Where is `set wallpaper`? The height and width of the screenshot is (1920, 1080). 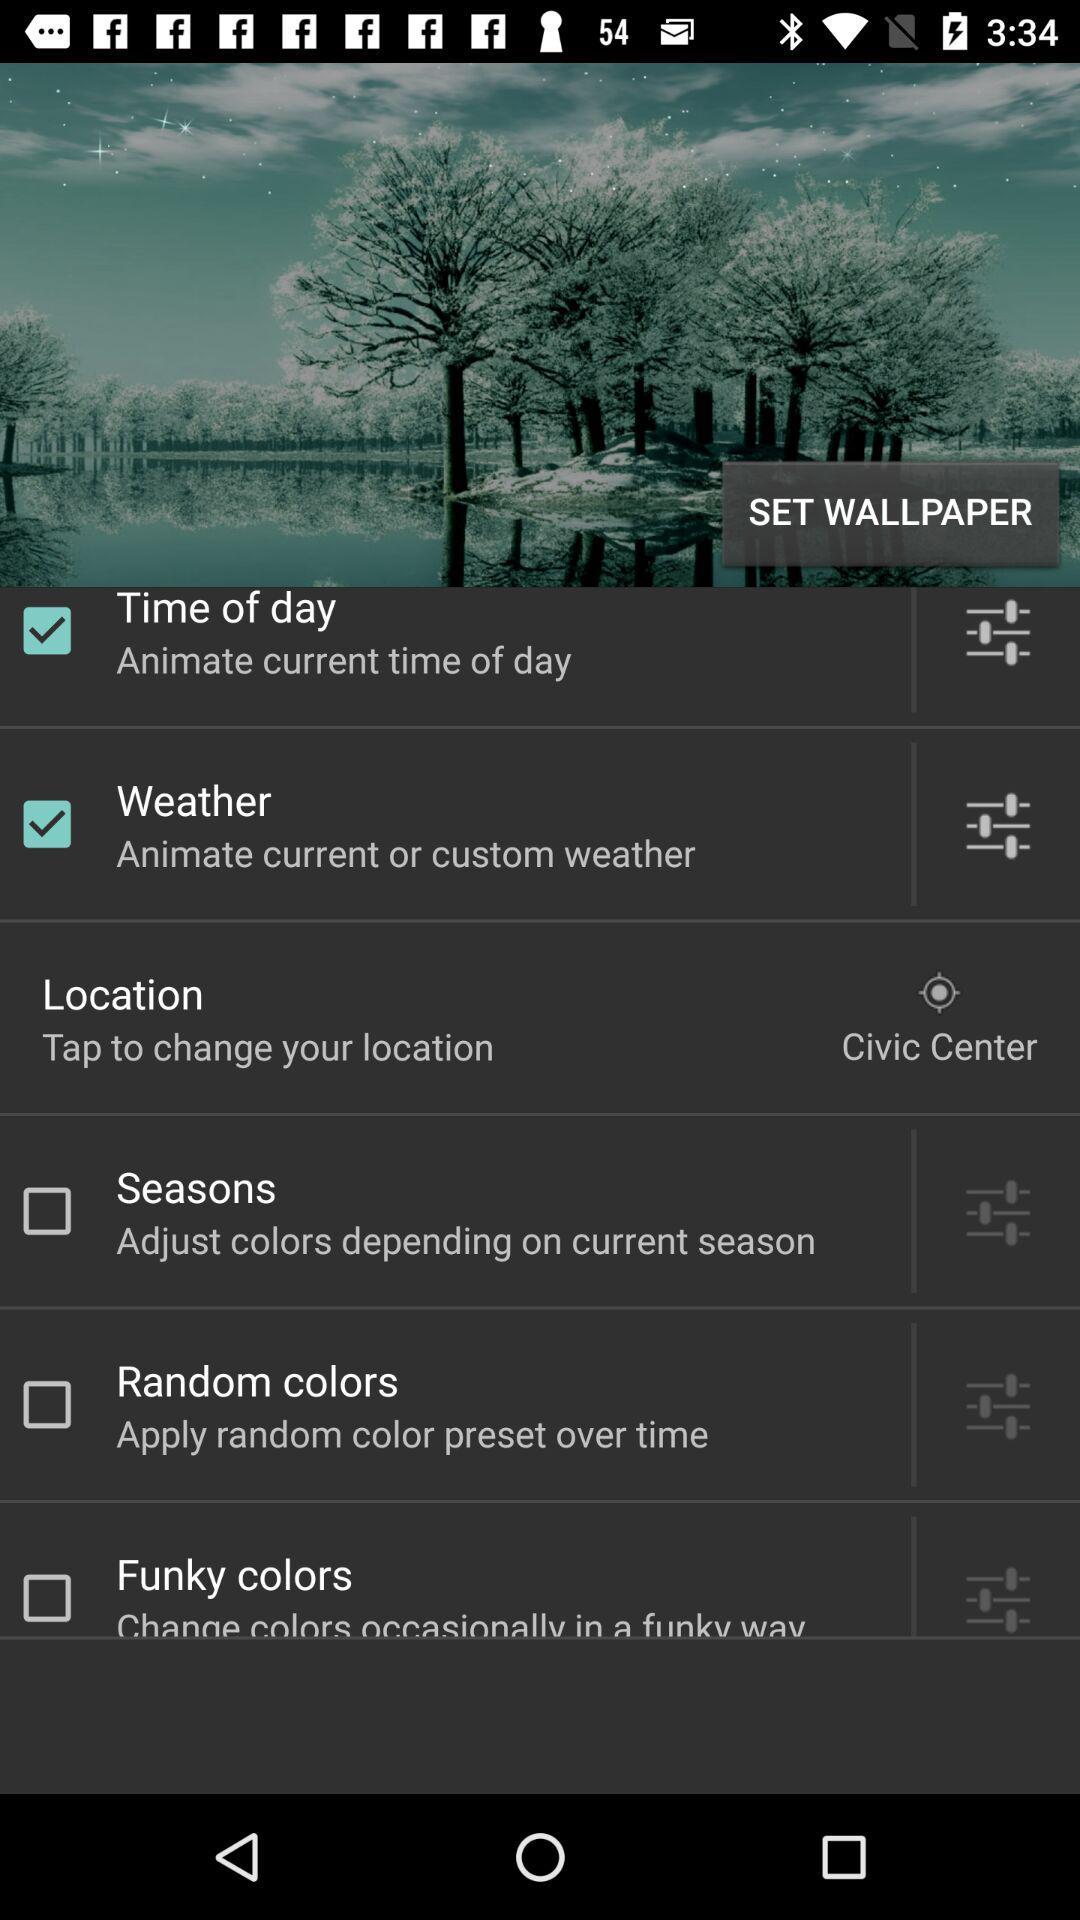 set wallpaper is located at coordinates (890, 513).